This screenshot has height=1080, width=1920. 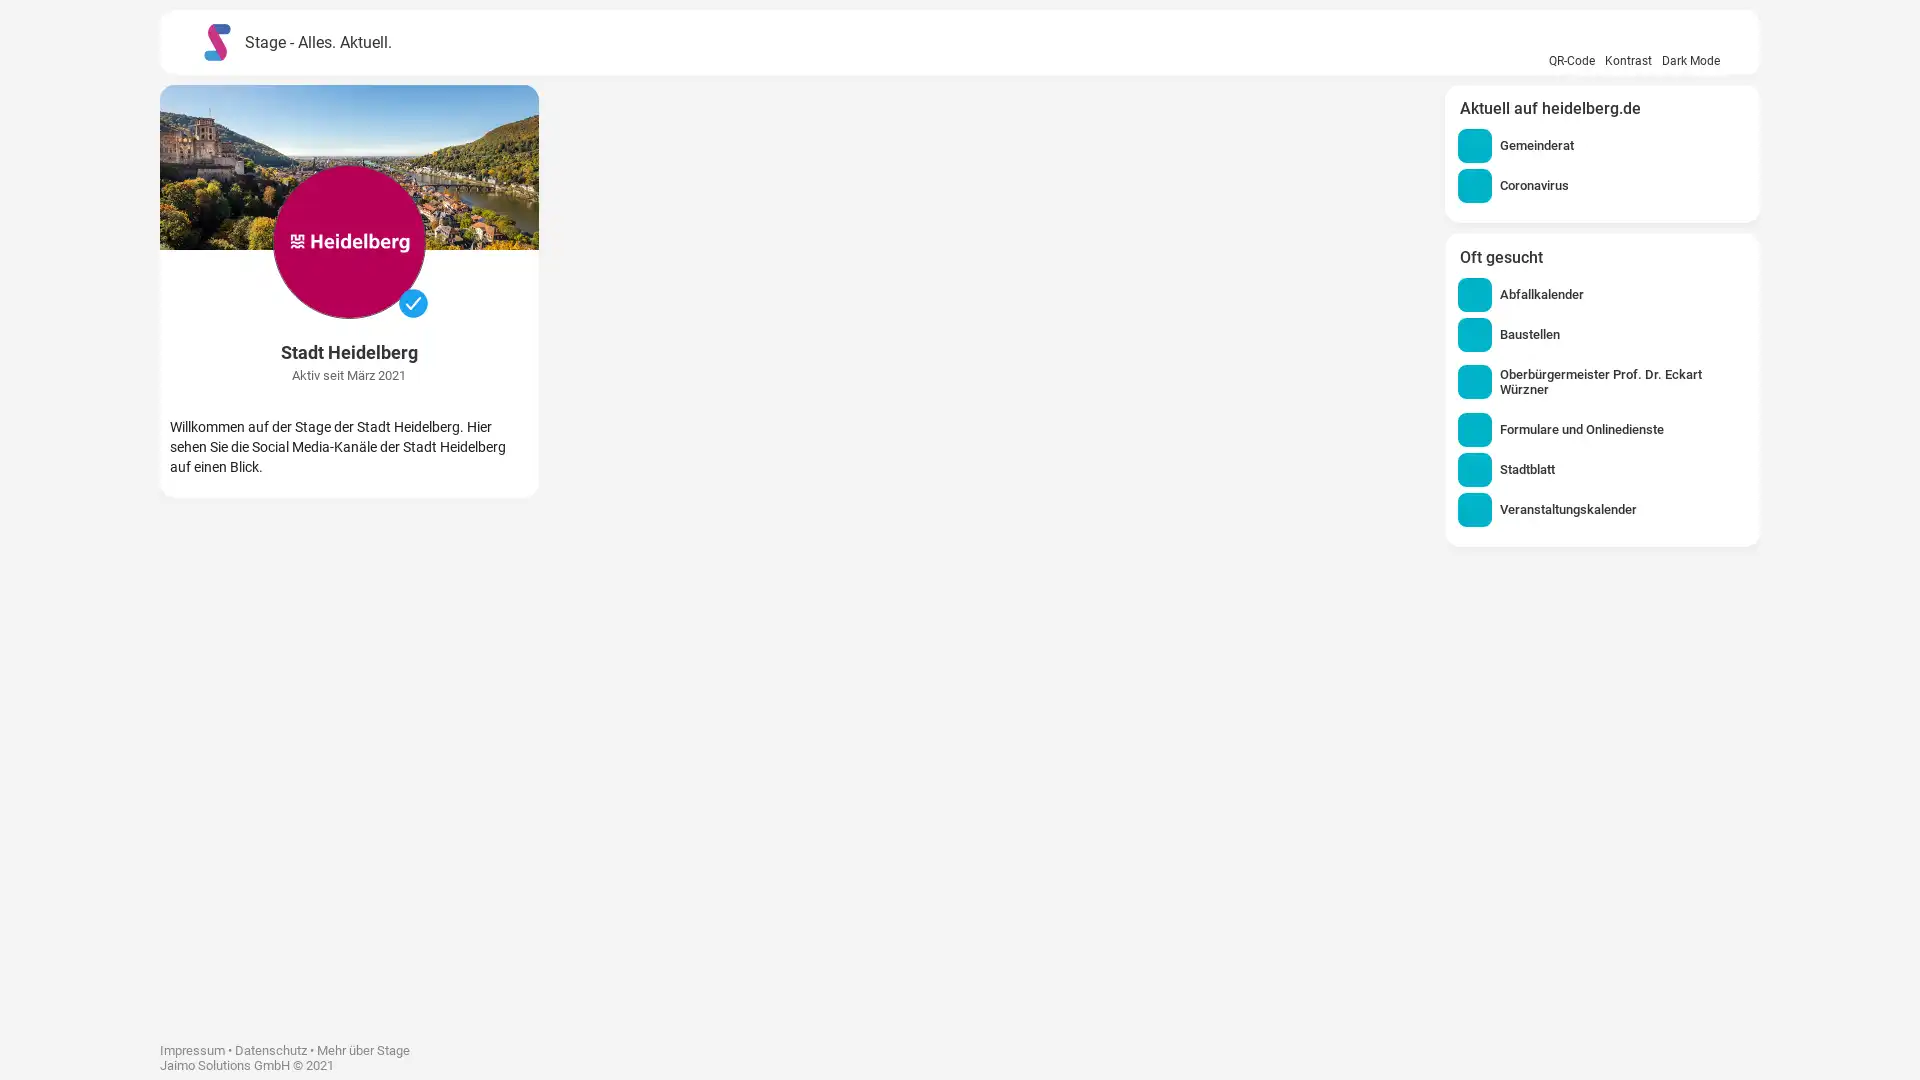 I want to click on logo facebook Zu Facebook, so click(x=661, y=859).